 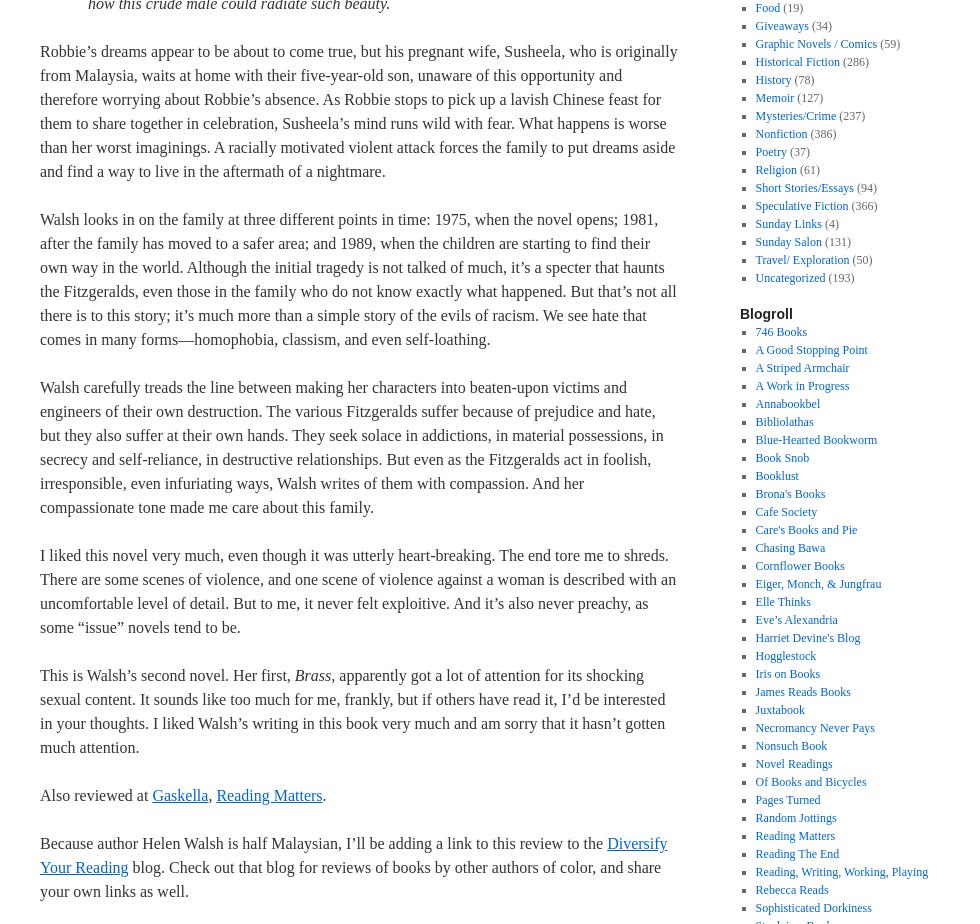 I want to click on '(127)', so click(x=808, y=98).